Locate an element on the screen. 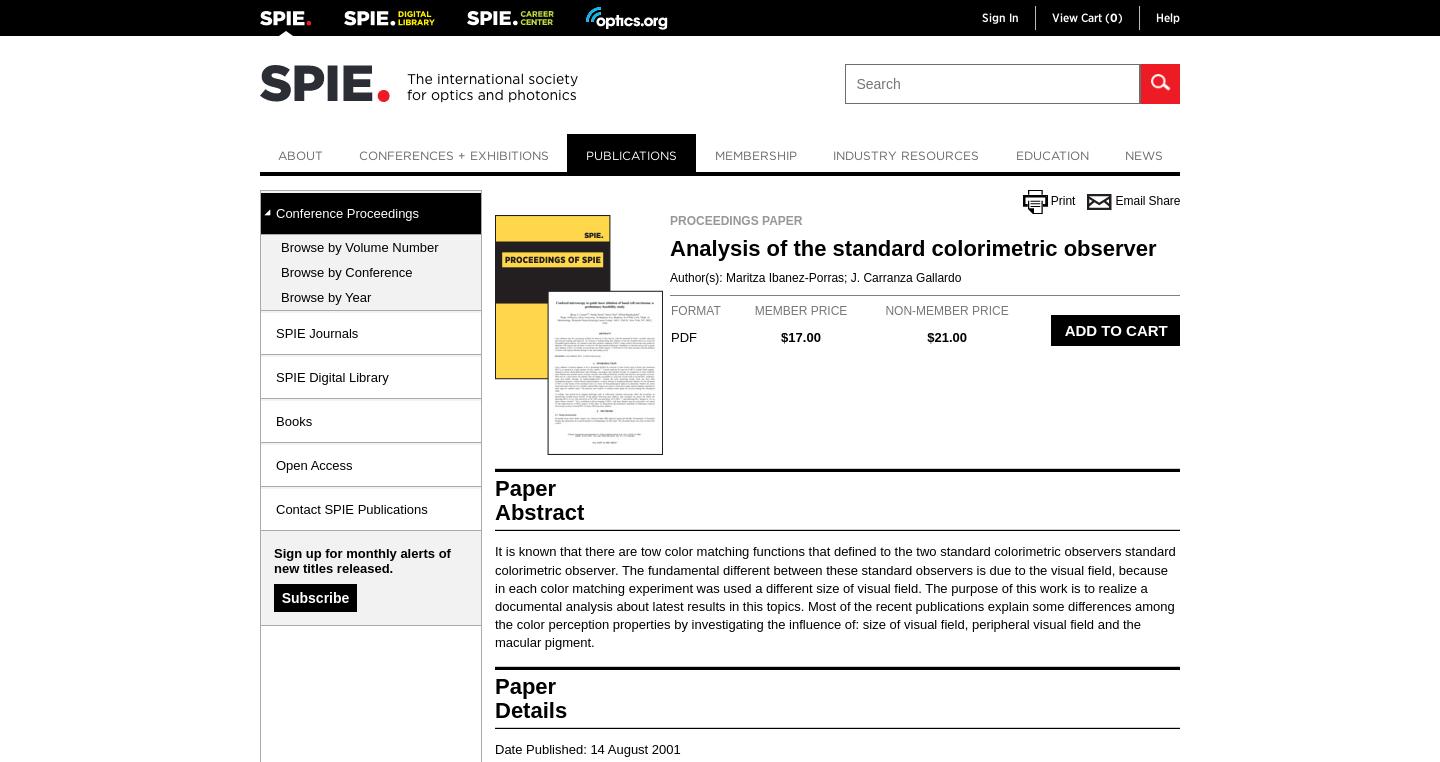 The height and width of the screenshot is (762, 1440). 'Format' is located at coordinates (671, 309).